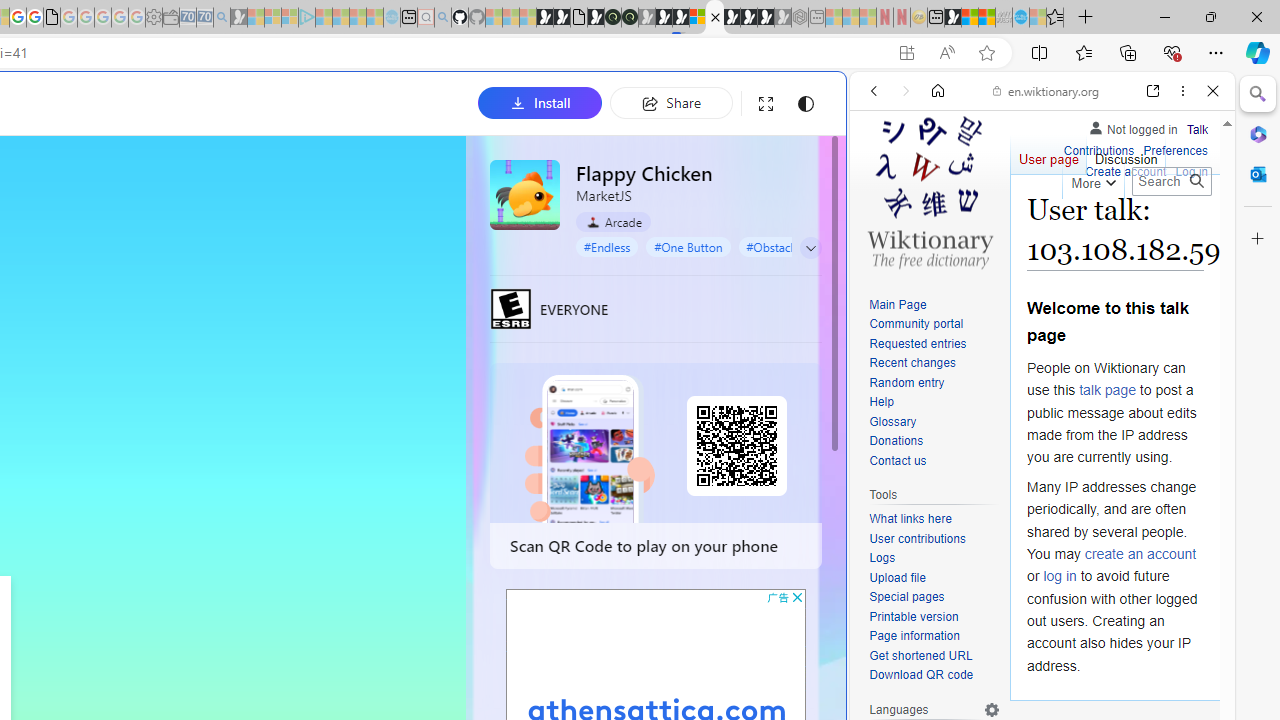 This screenshot has width=1280, height=720. I want to click on 'Get shortened URL', so click(934, 656).